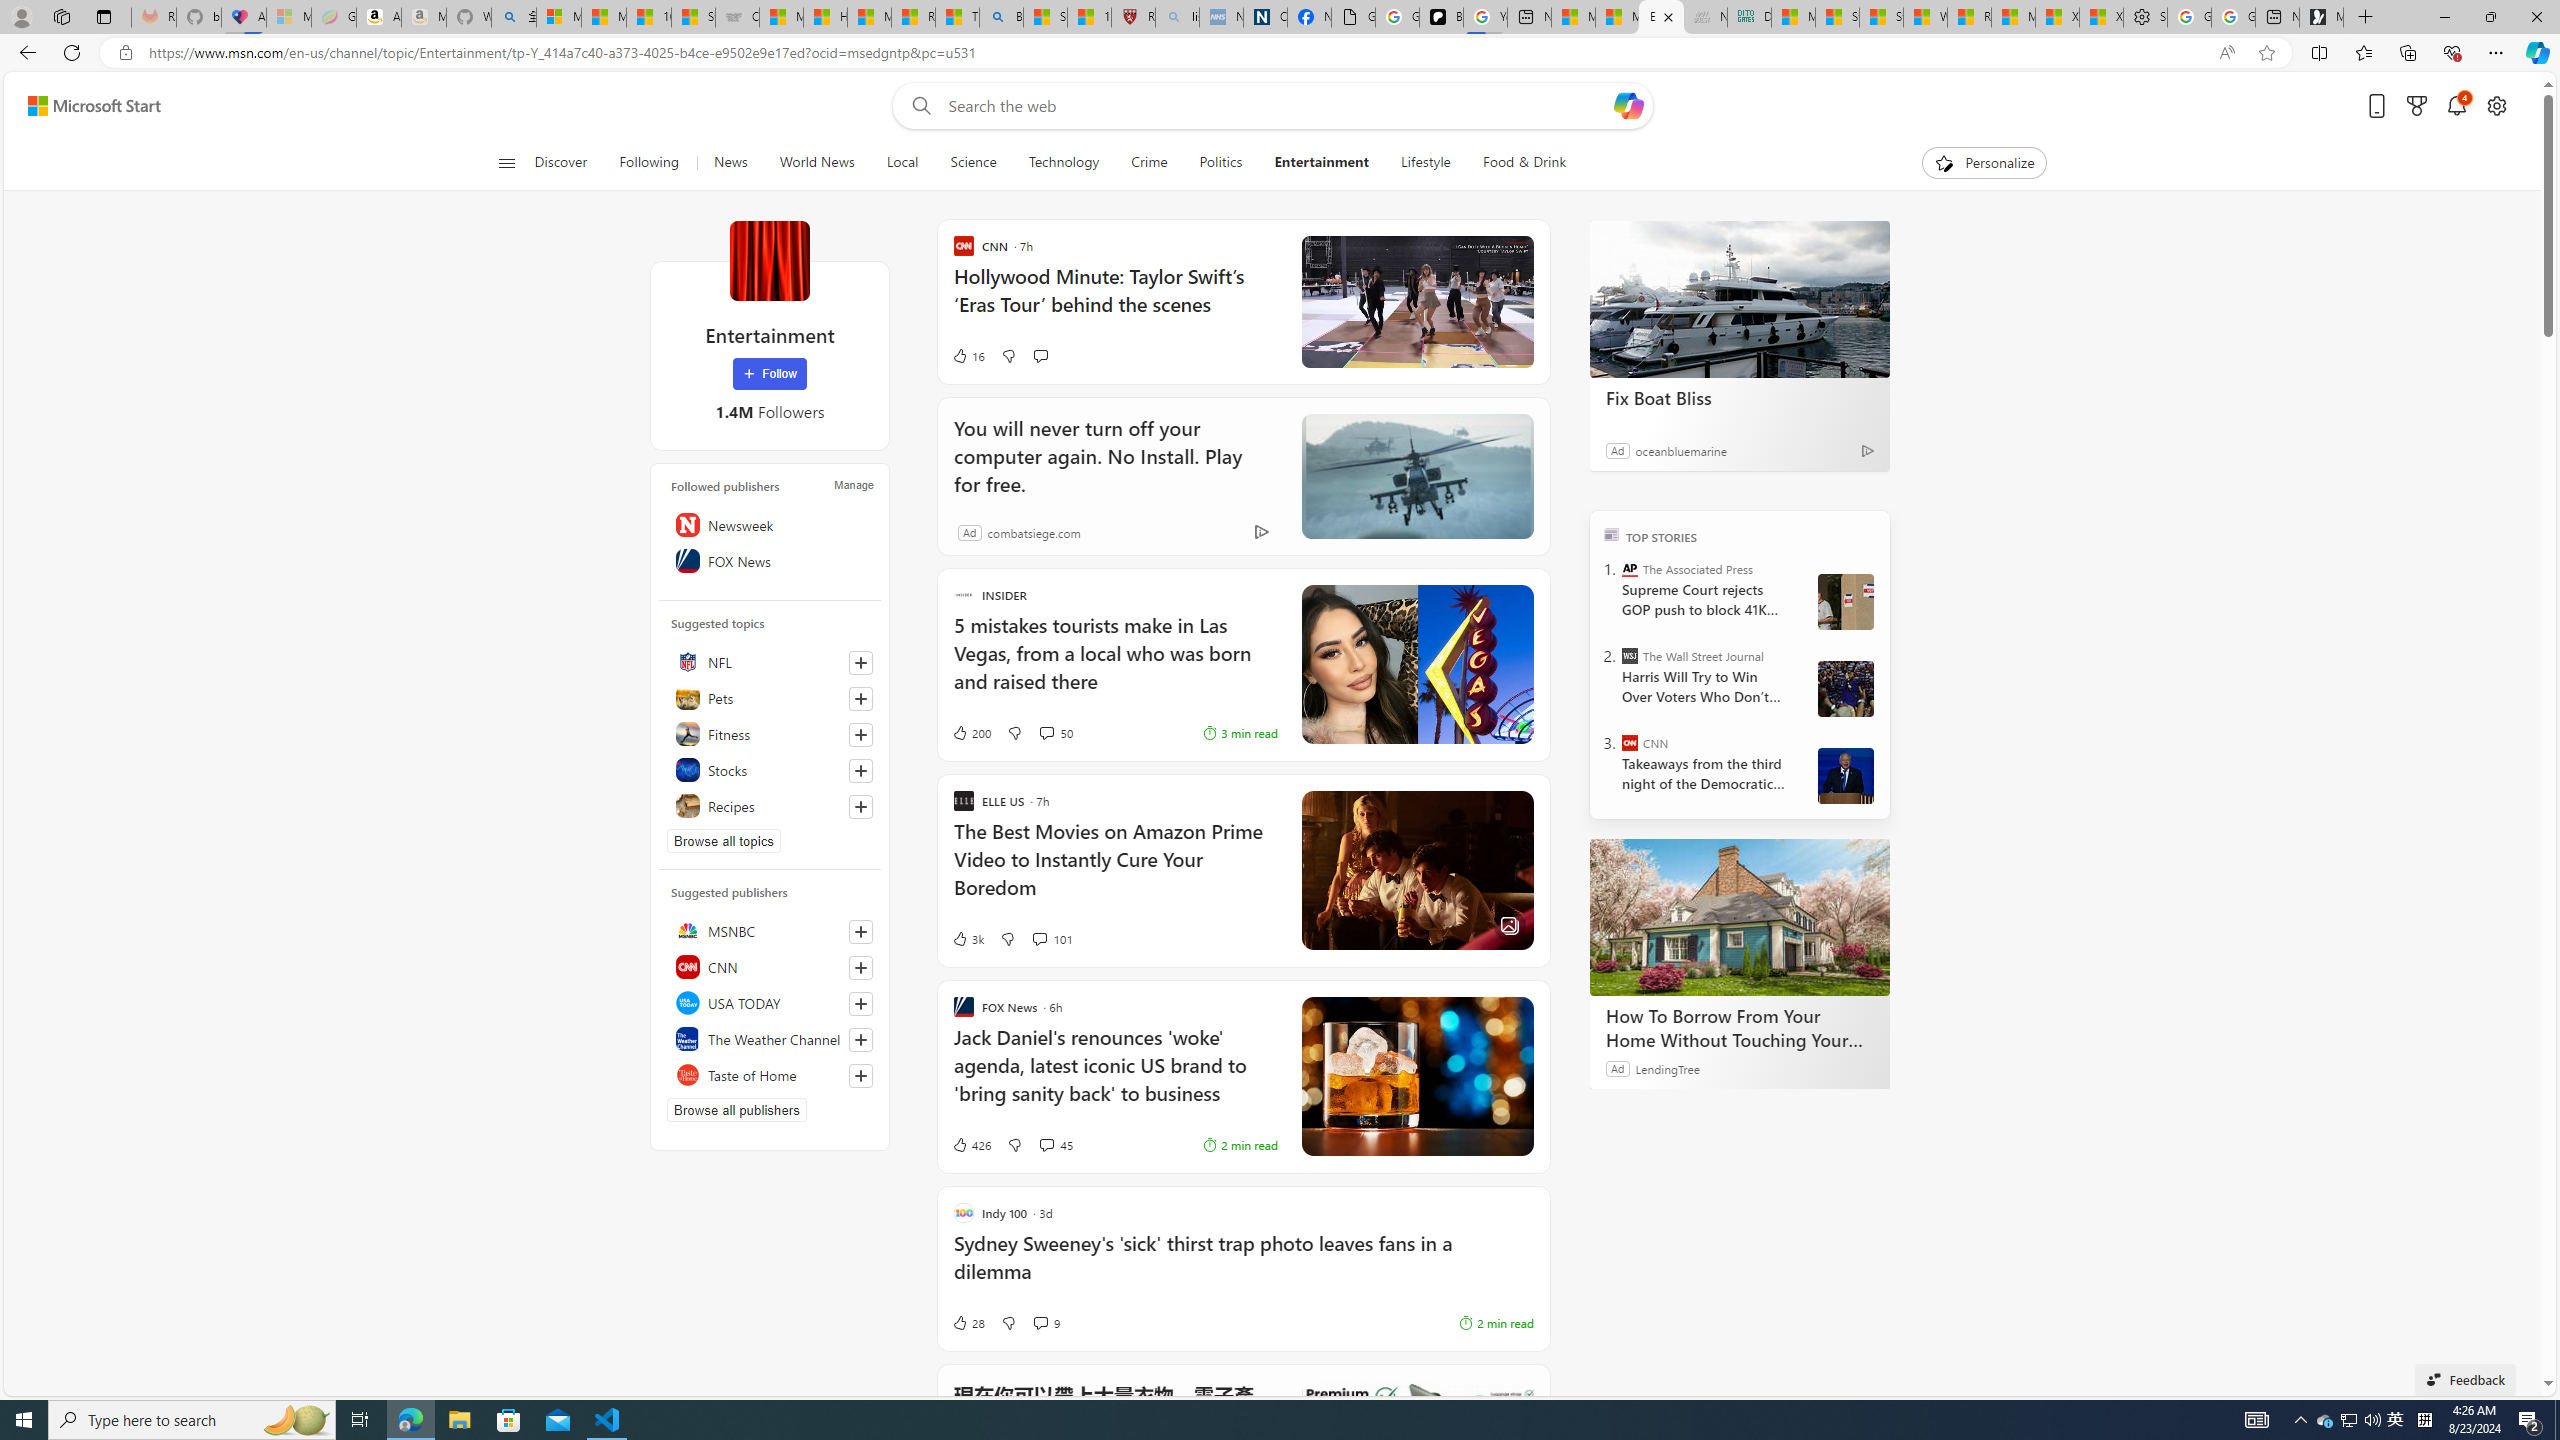 The width and height of the screenshot is (2560, 1440). What do you see at coordinates (1220, 162) in the screenshot?
I see `'Politics'` at bounding box center [1220, 162].